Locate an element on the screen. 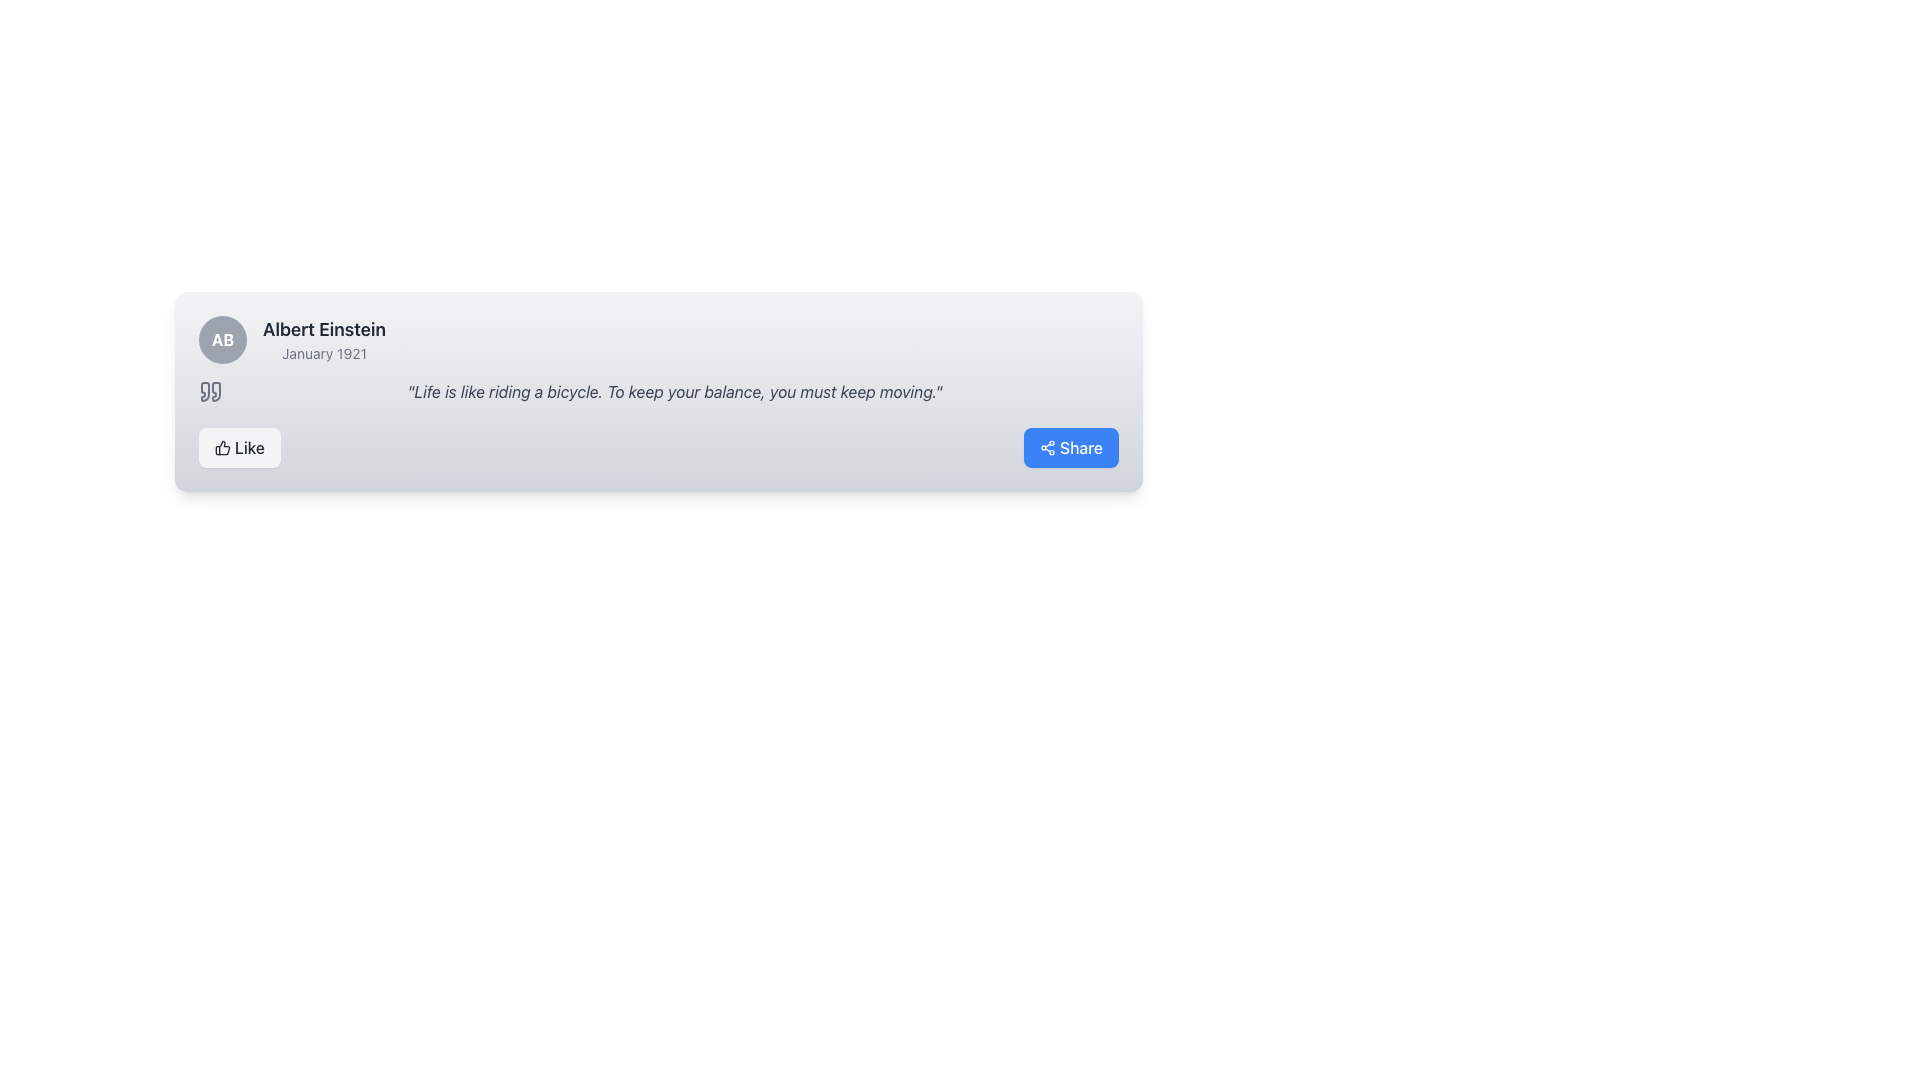  the 'like' button which contains the text label located in the bottom-left quadrant of the card component, immediately to the right of the thumbs-up icon is located at coordinates (248, 446).